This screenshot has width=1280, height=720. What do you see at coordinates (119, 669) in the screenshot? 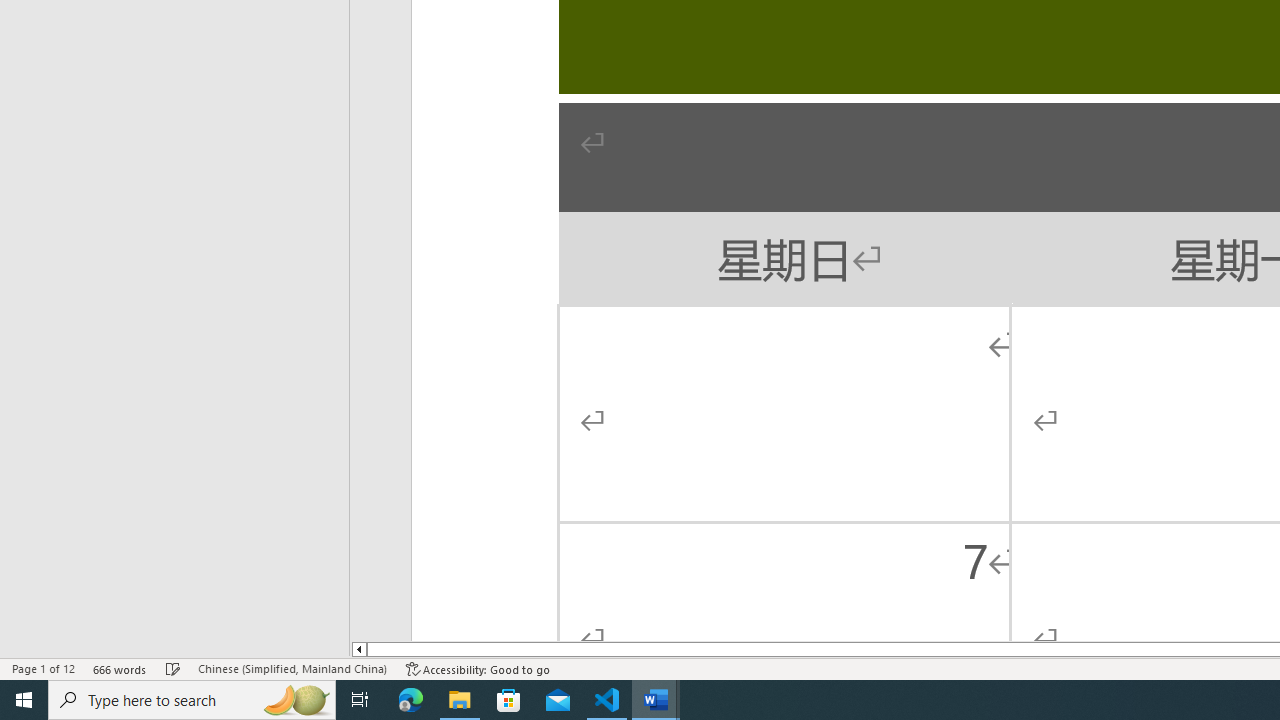
I see `'Word Count 666 words'` at bounding box center [119, 669].